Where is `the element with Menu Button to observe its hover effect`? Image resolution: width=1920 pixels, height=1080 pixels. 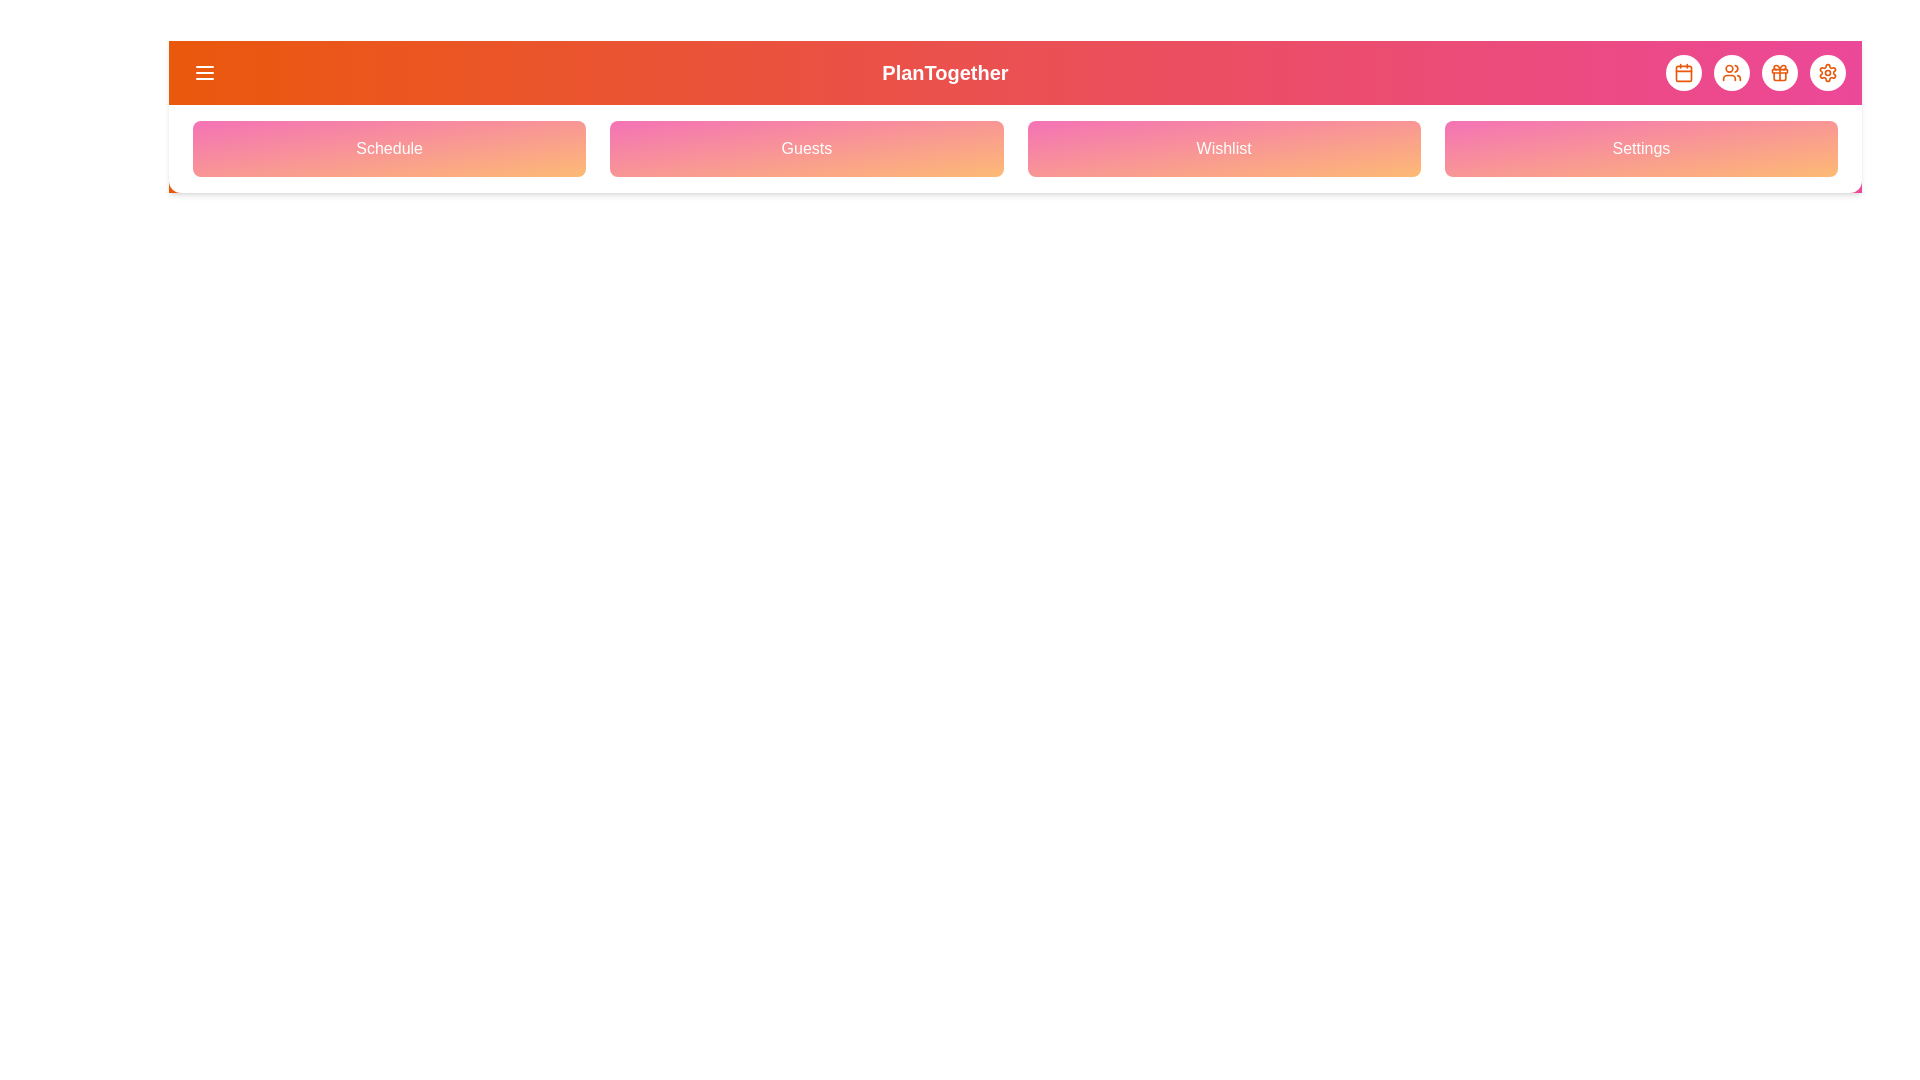
the element with Menu Button to observe its hover effect is located at coordinates (205, 72).